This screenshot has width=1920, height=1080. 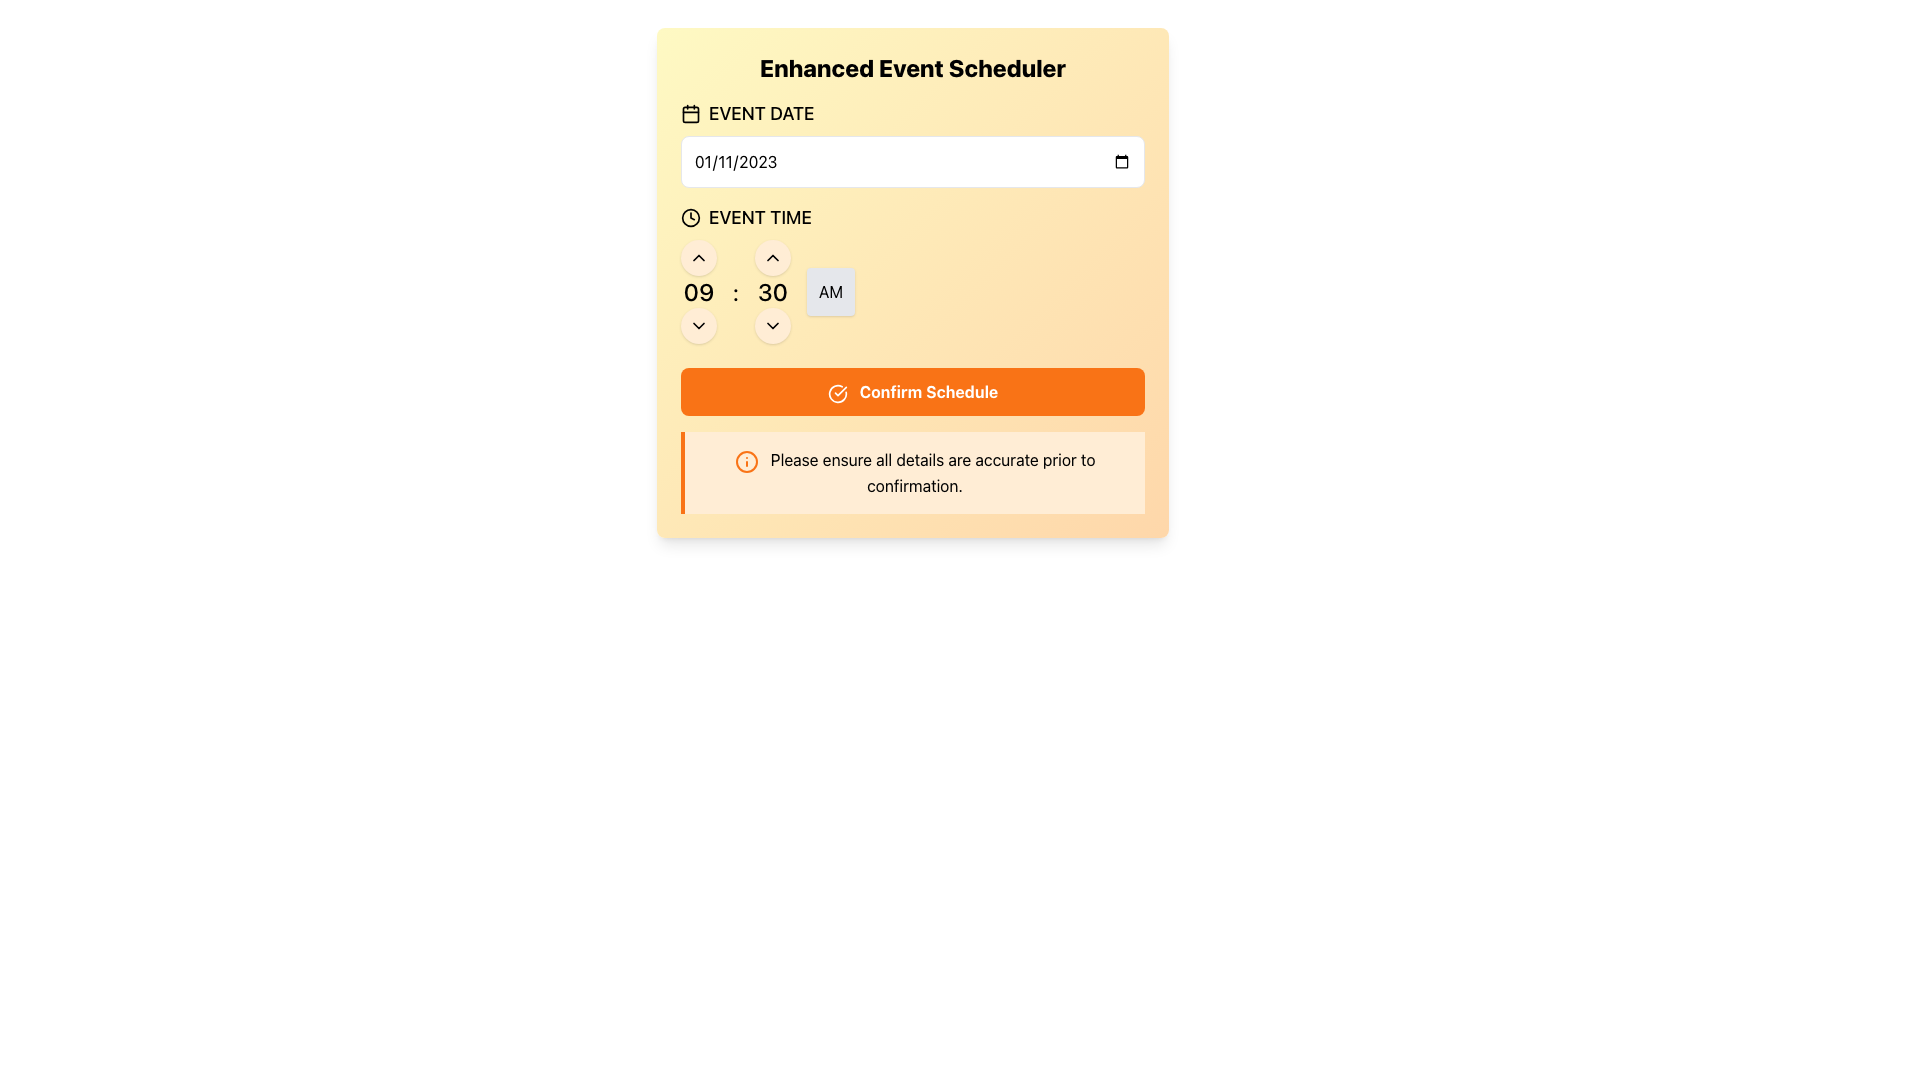 What do you see at coordinates (771, 325) in the screenshot?
I see `the chevron icon button for dropdown toggle in the 'Event Time' section of the 'Enhanced Event Scheduler' interface` at bounding box center [771, 325].